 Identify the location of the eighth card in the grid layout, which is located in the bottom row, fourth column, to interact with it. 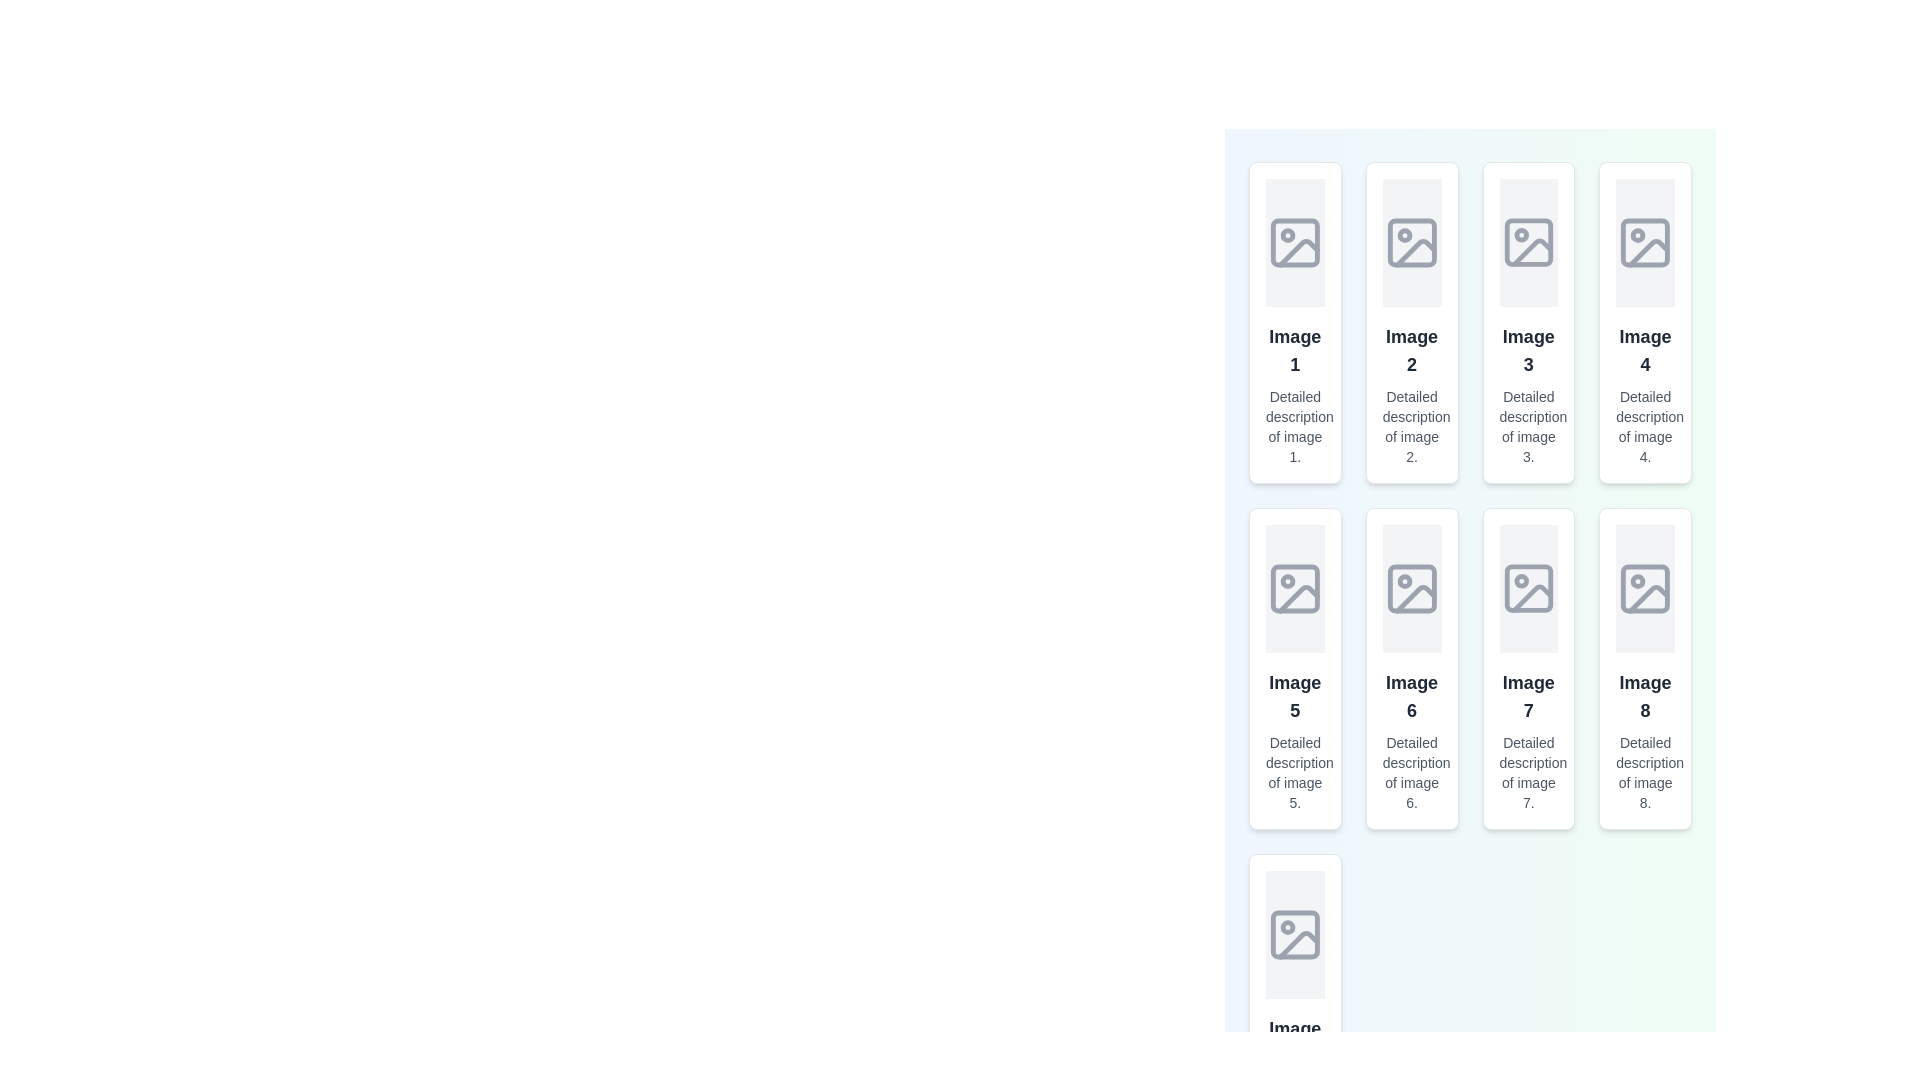
(1645, 668).